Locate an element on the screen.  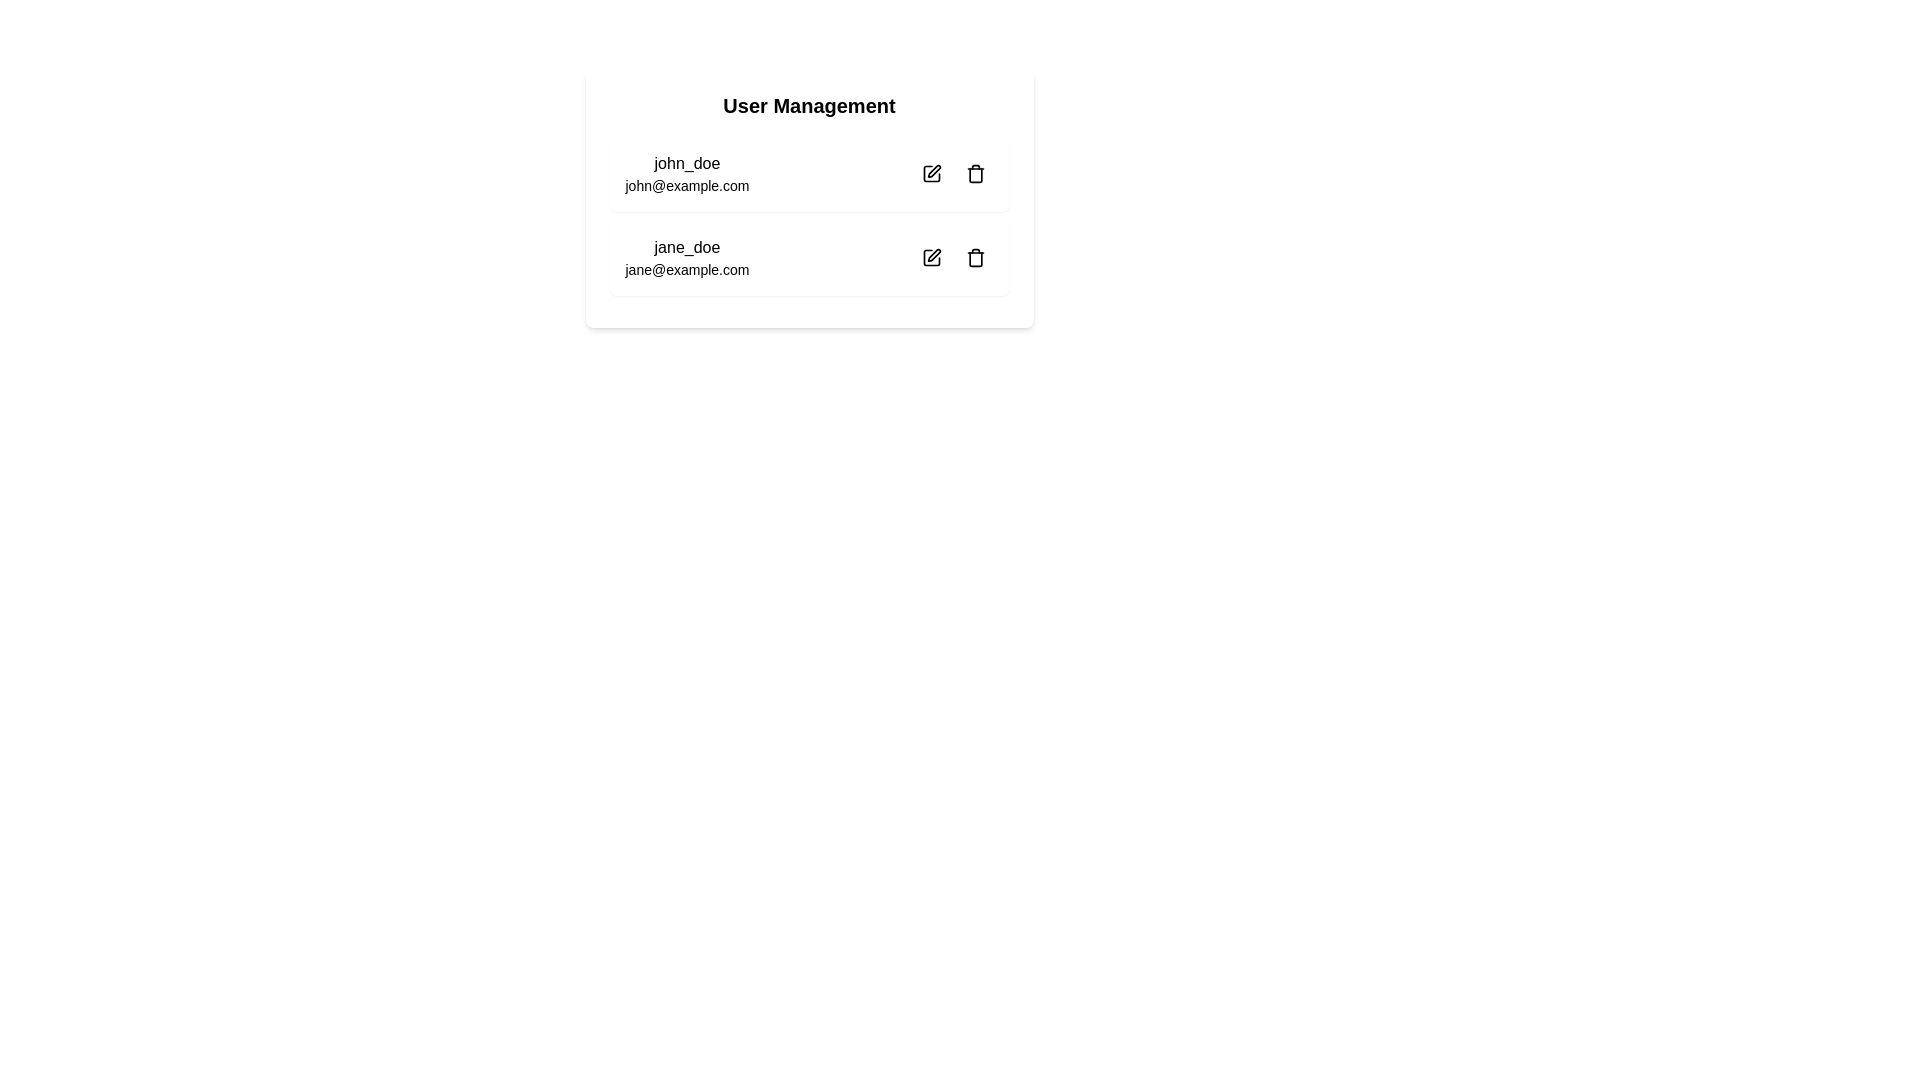
the circular button with an icon that allows editing actions for the associated user information of 'jane_doe' is located at coordinates (930, 257).